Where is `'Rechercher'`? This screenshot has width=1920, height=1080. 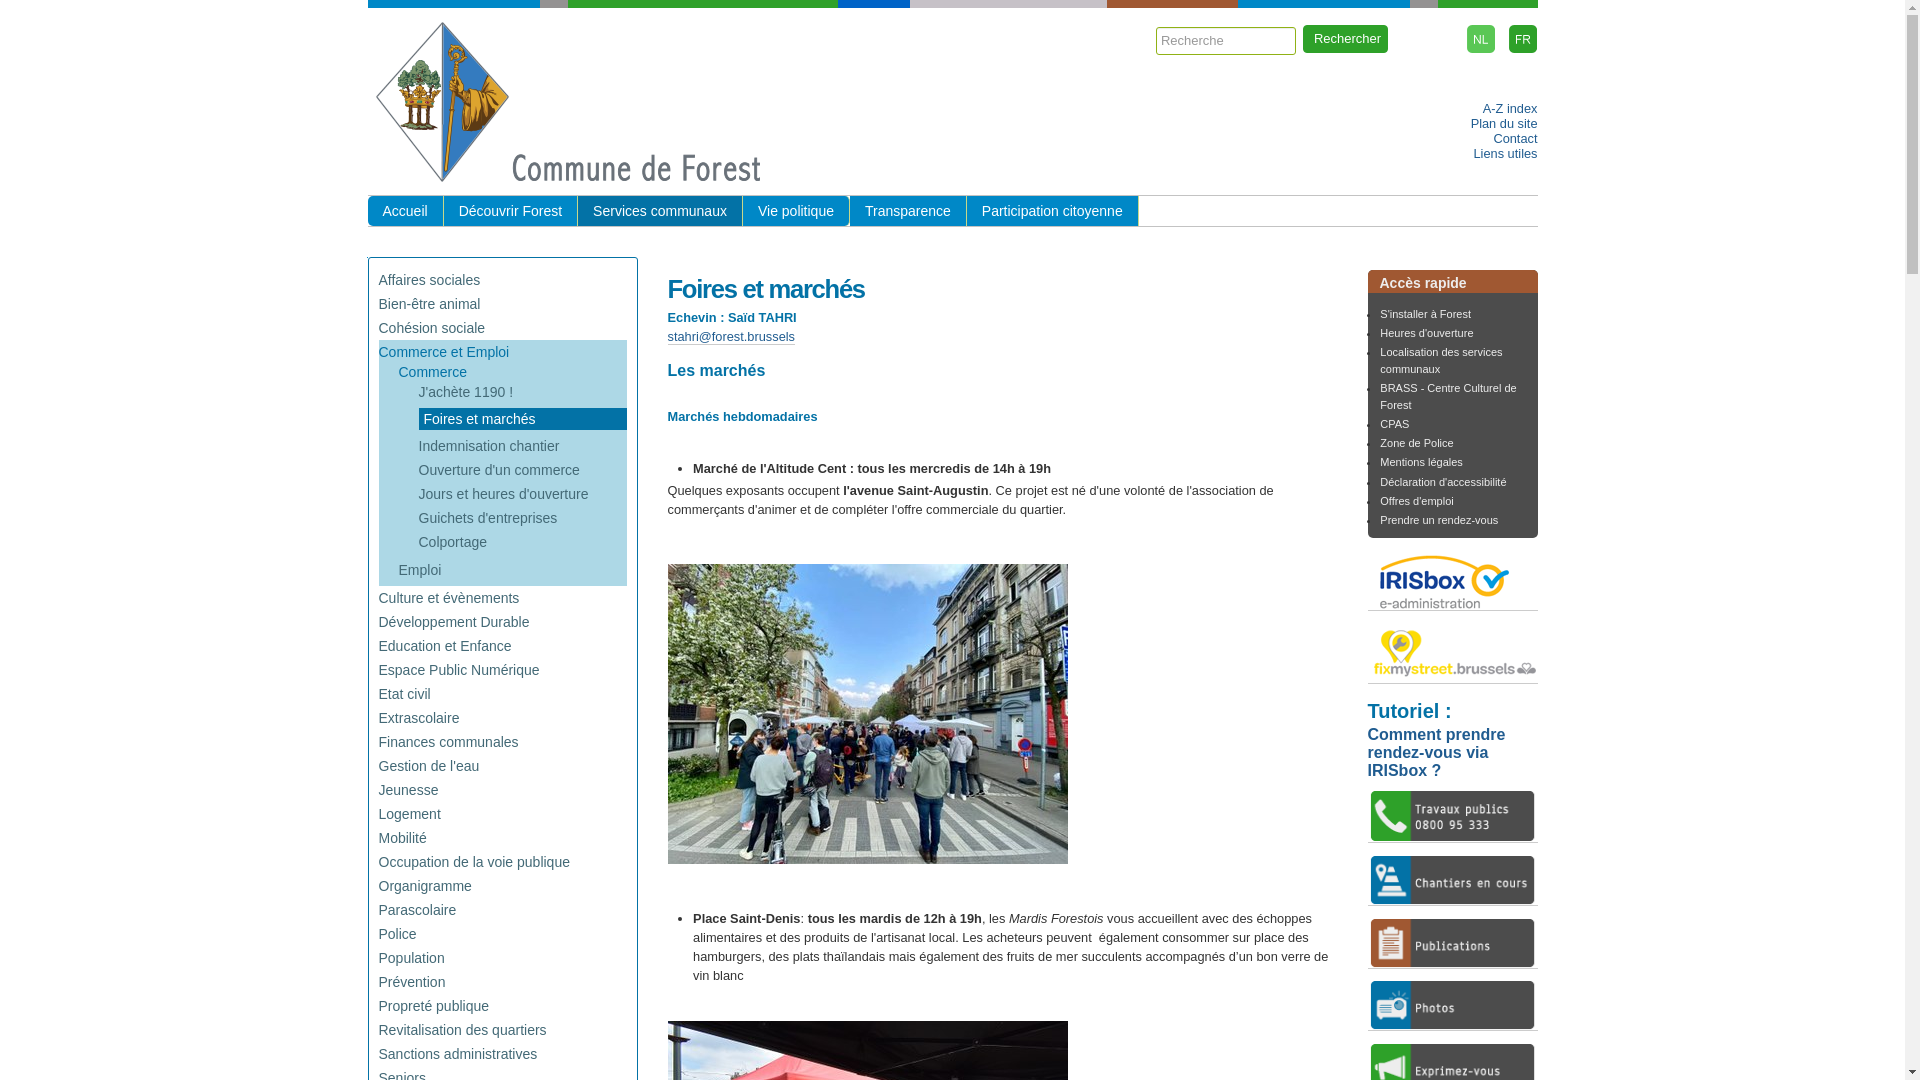
'Rechercher' is located at coordinates (1345, 38).